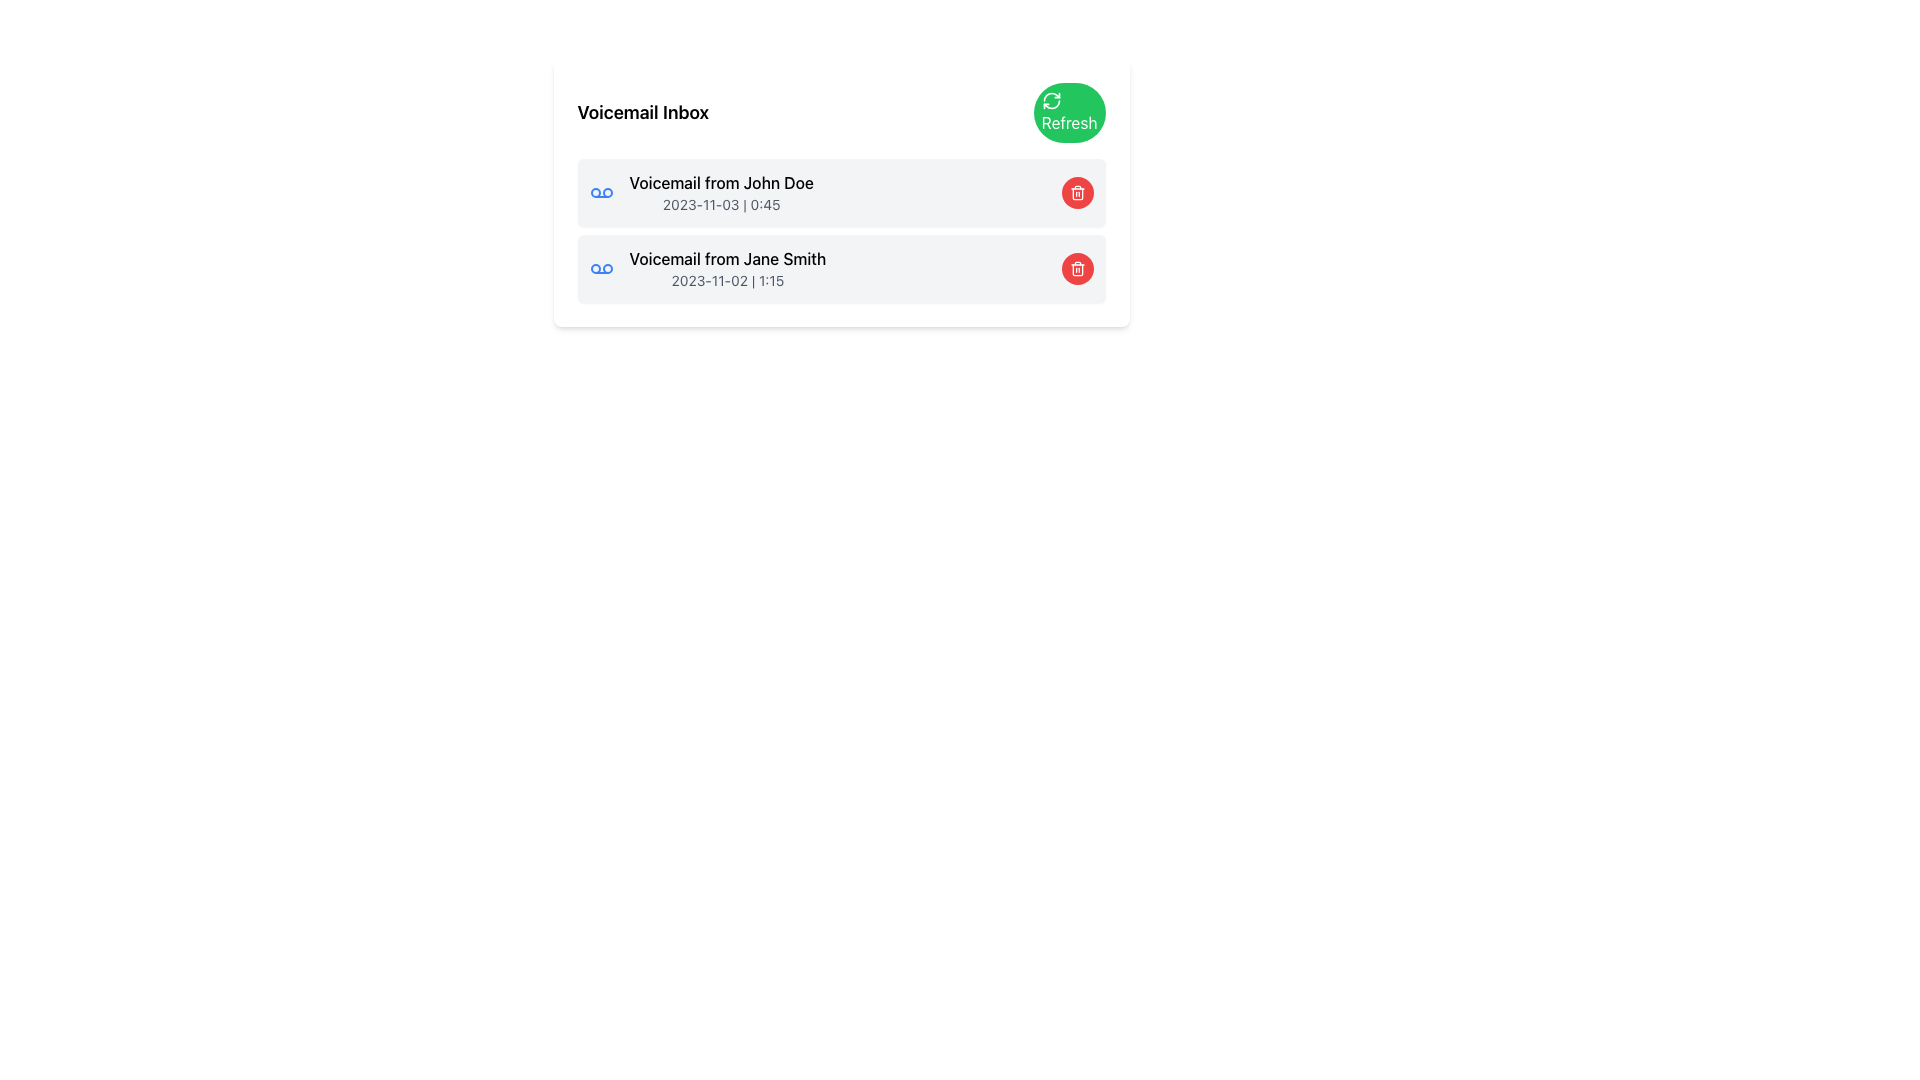 Image resolution: width=1920 pixels, height=1080 pixels. What do you see at coordinates (726, 268) in the screenshot?
I see `the Text Display element that shows 'Voicemail from Jane Smith' with timestamp '2023-11-02 | 1:15', located in the second row of the voicemail list` at bounding box center [726, 268].